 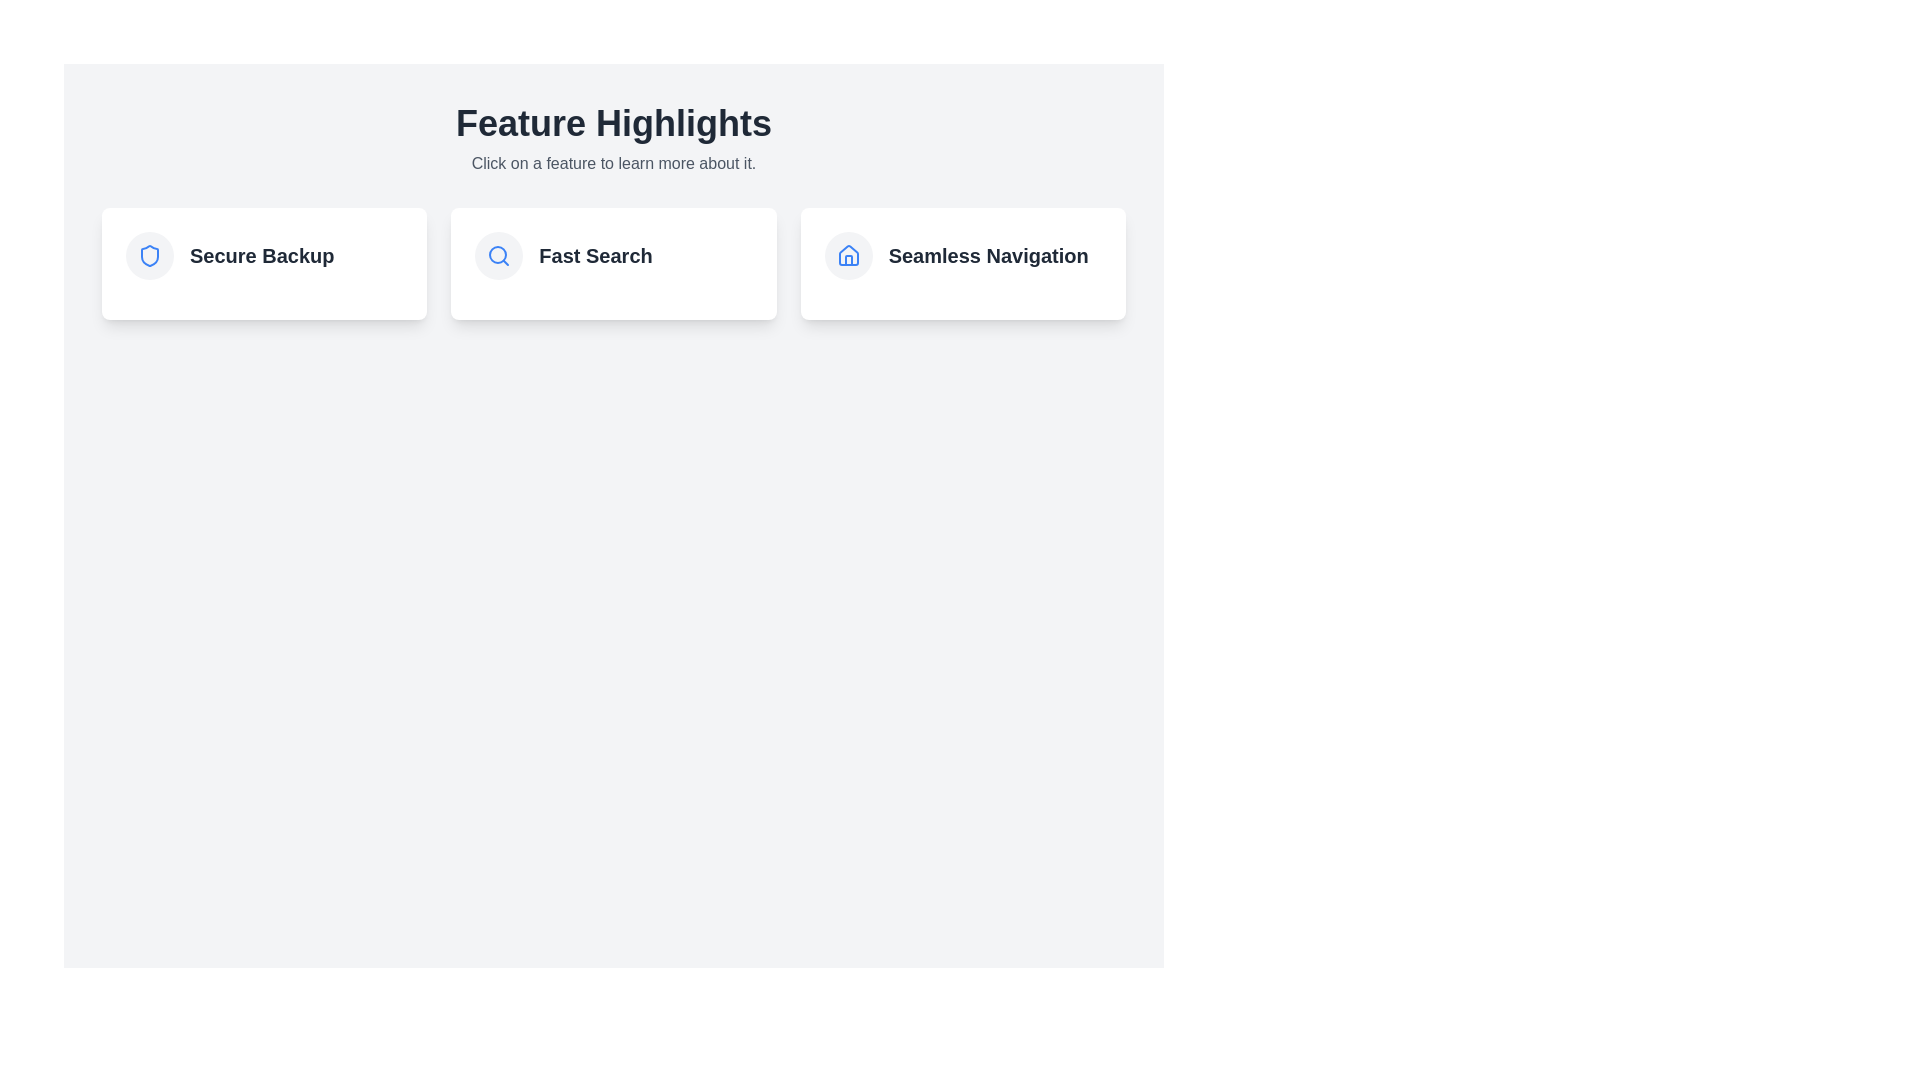 I want to click on the search icon associated with the 'Fast Search' feature located within the second card under the 'Feature Highlights' section, so click(x=499, y=254).